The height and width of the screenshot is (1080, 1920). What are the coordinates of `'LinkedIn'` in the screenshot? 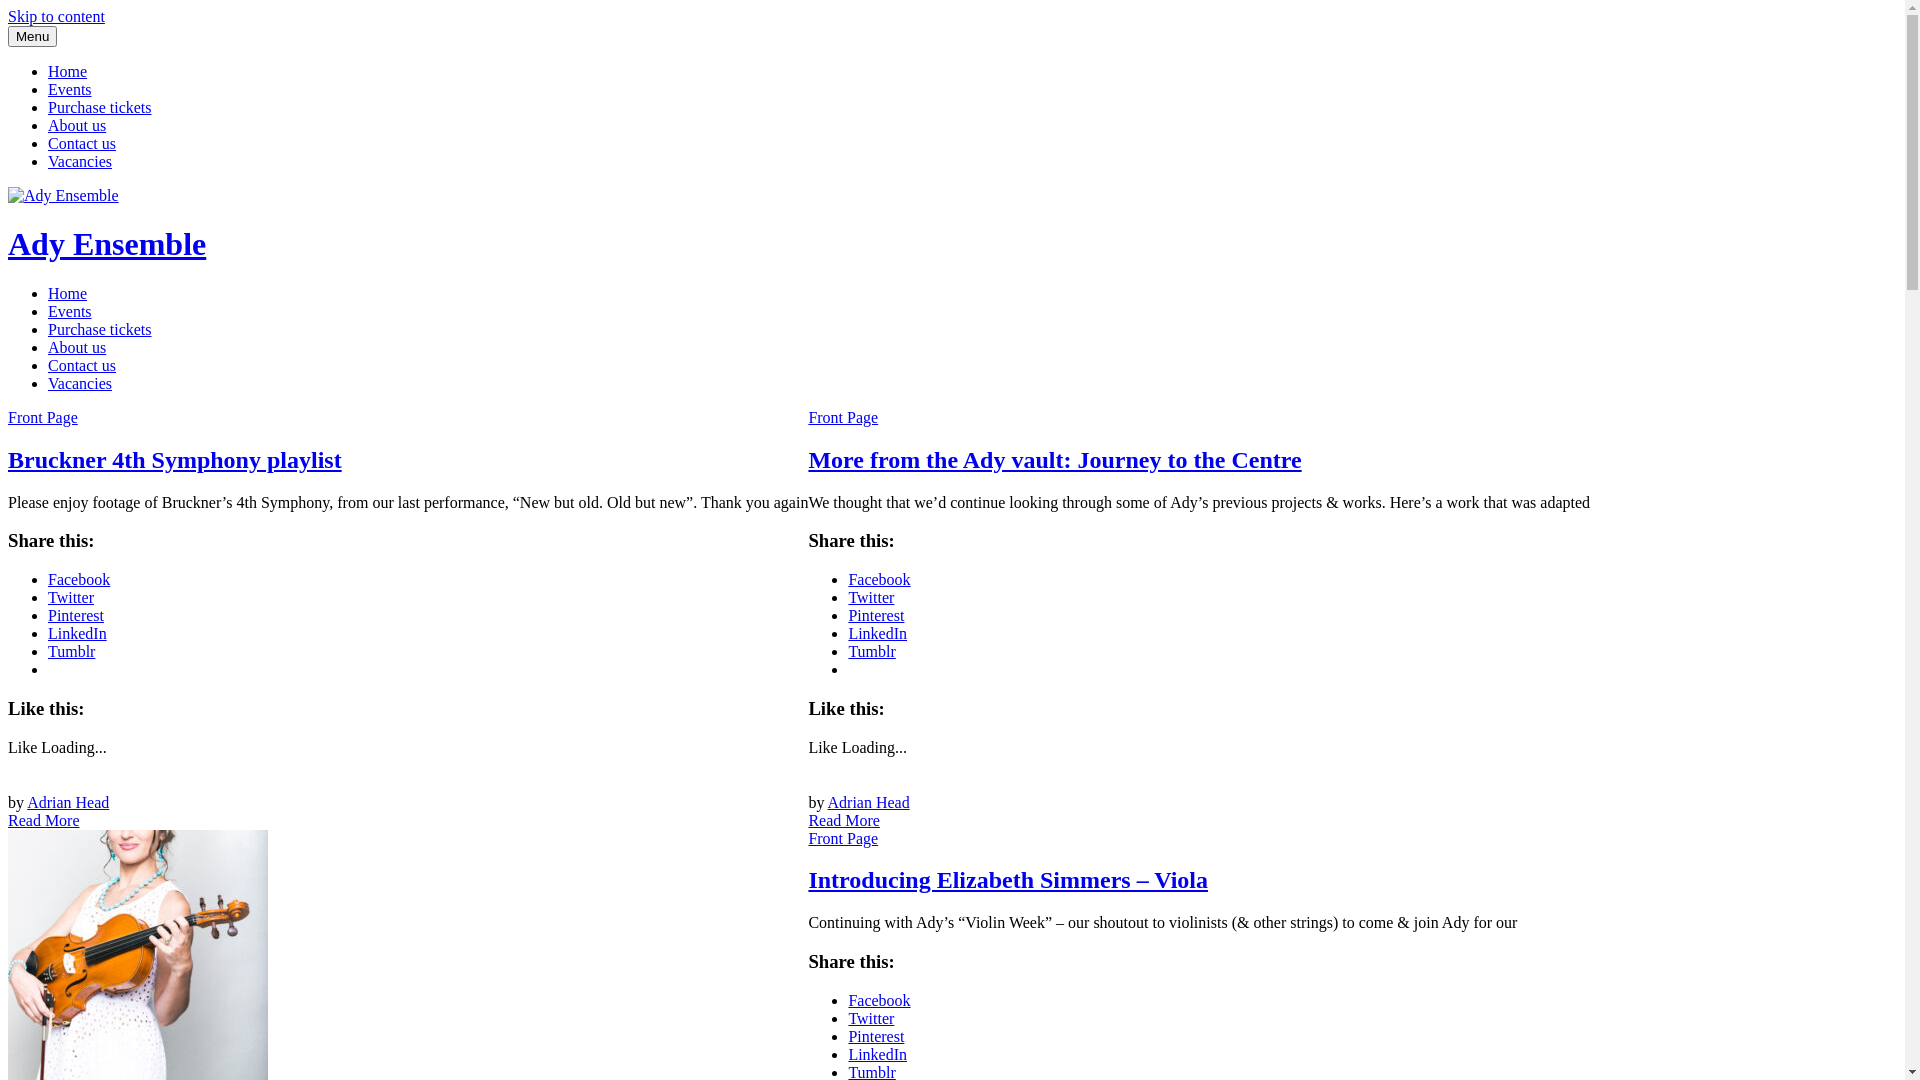 It's located at (77, 633).